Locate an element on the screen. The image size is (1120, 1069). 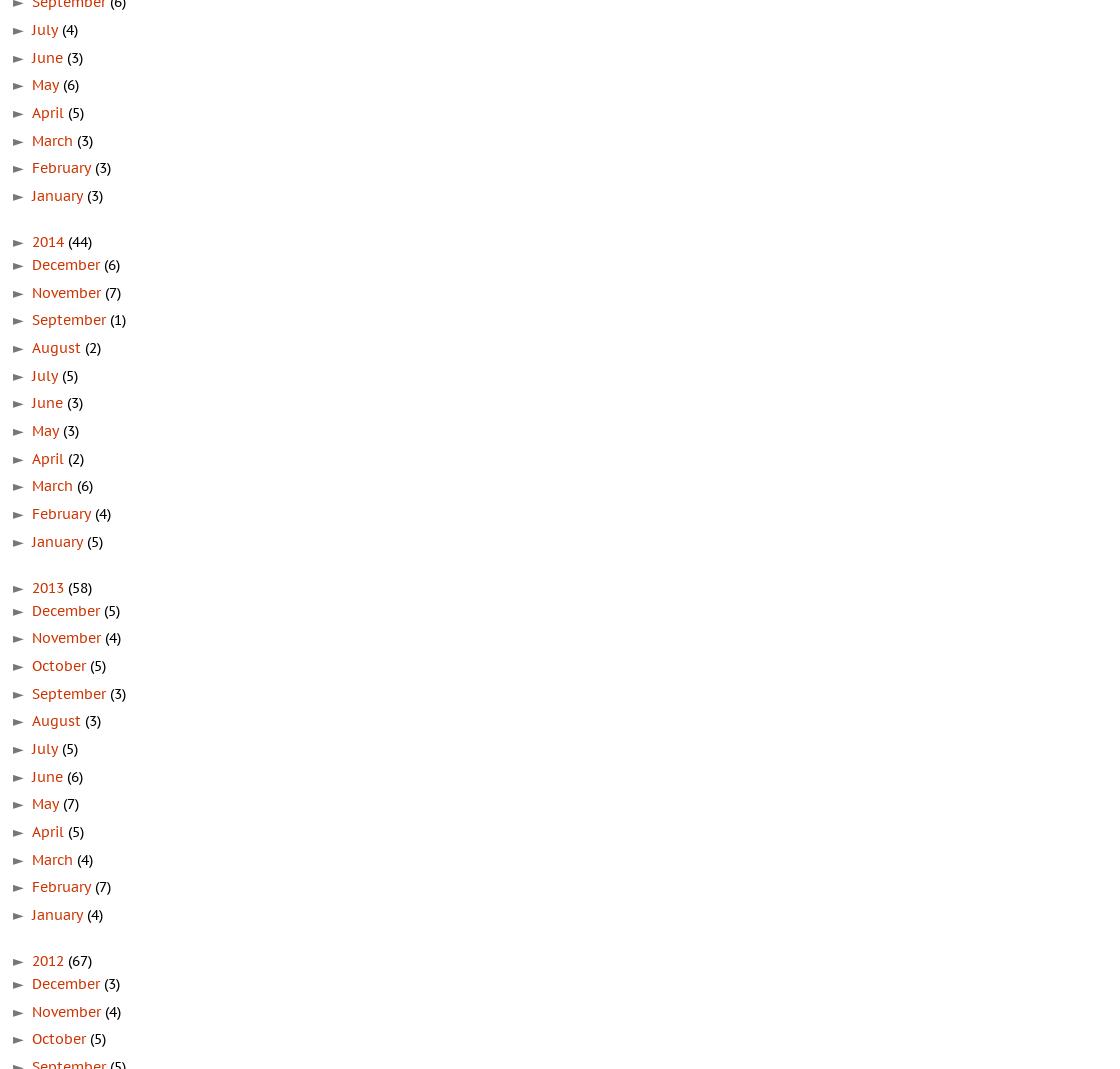
'(1)' is located at coordinates (109, 318).